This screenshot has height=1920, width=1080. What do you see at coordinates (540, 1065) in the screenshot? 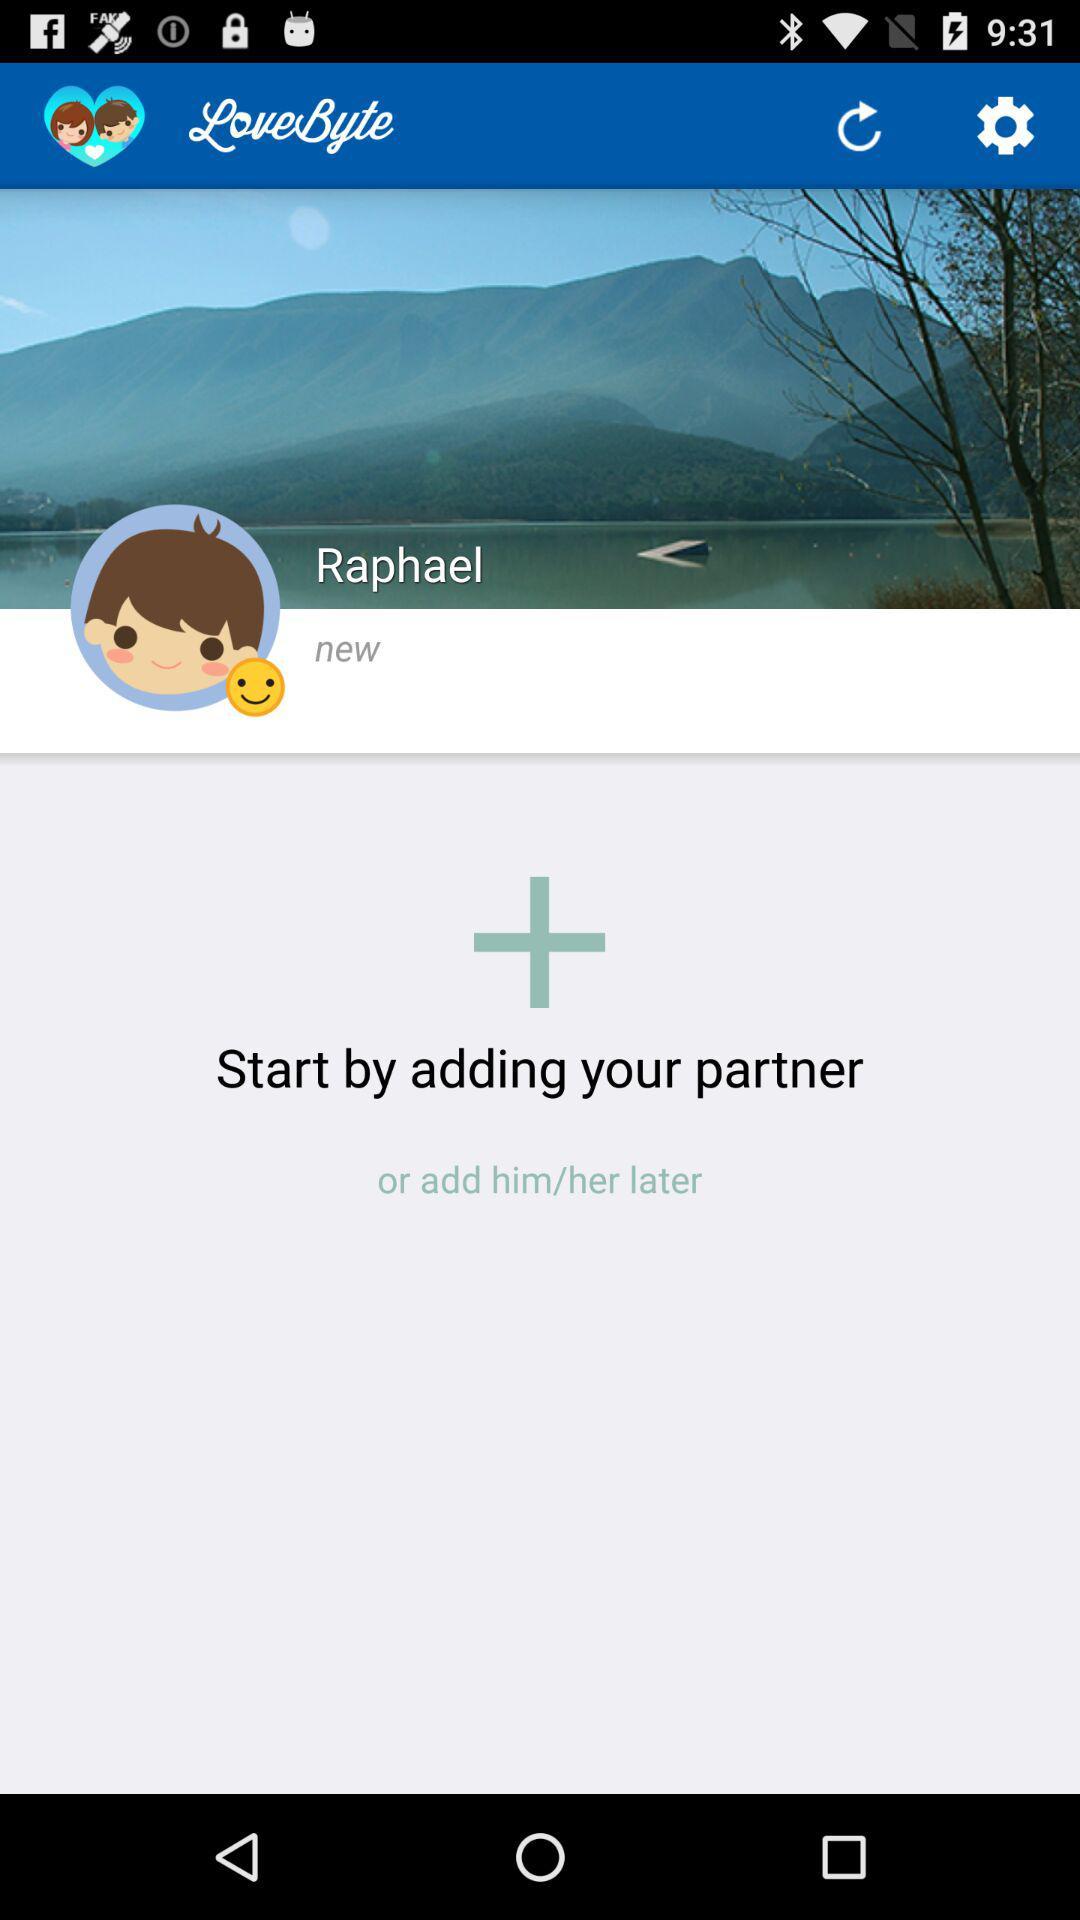
I see `start by adding app` at bounding box center [540, 1065].